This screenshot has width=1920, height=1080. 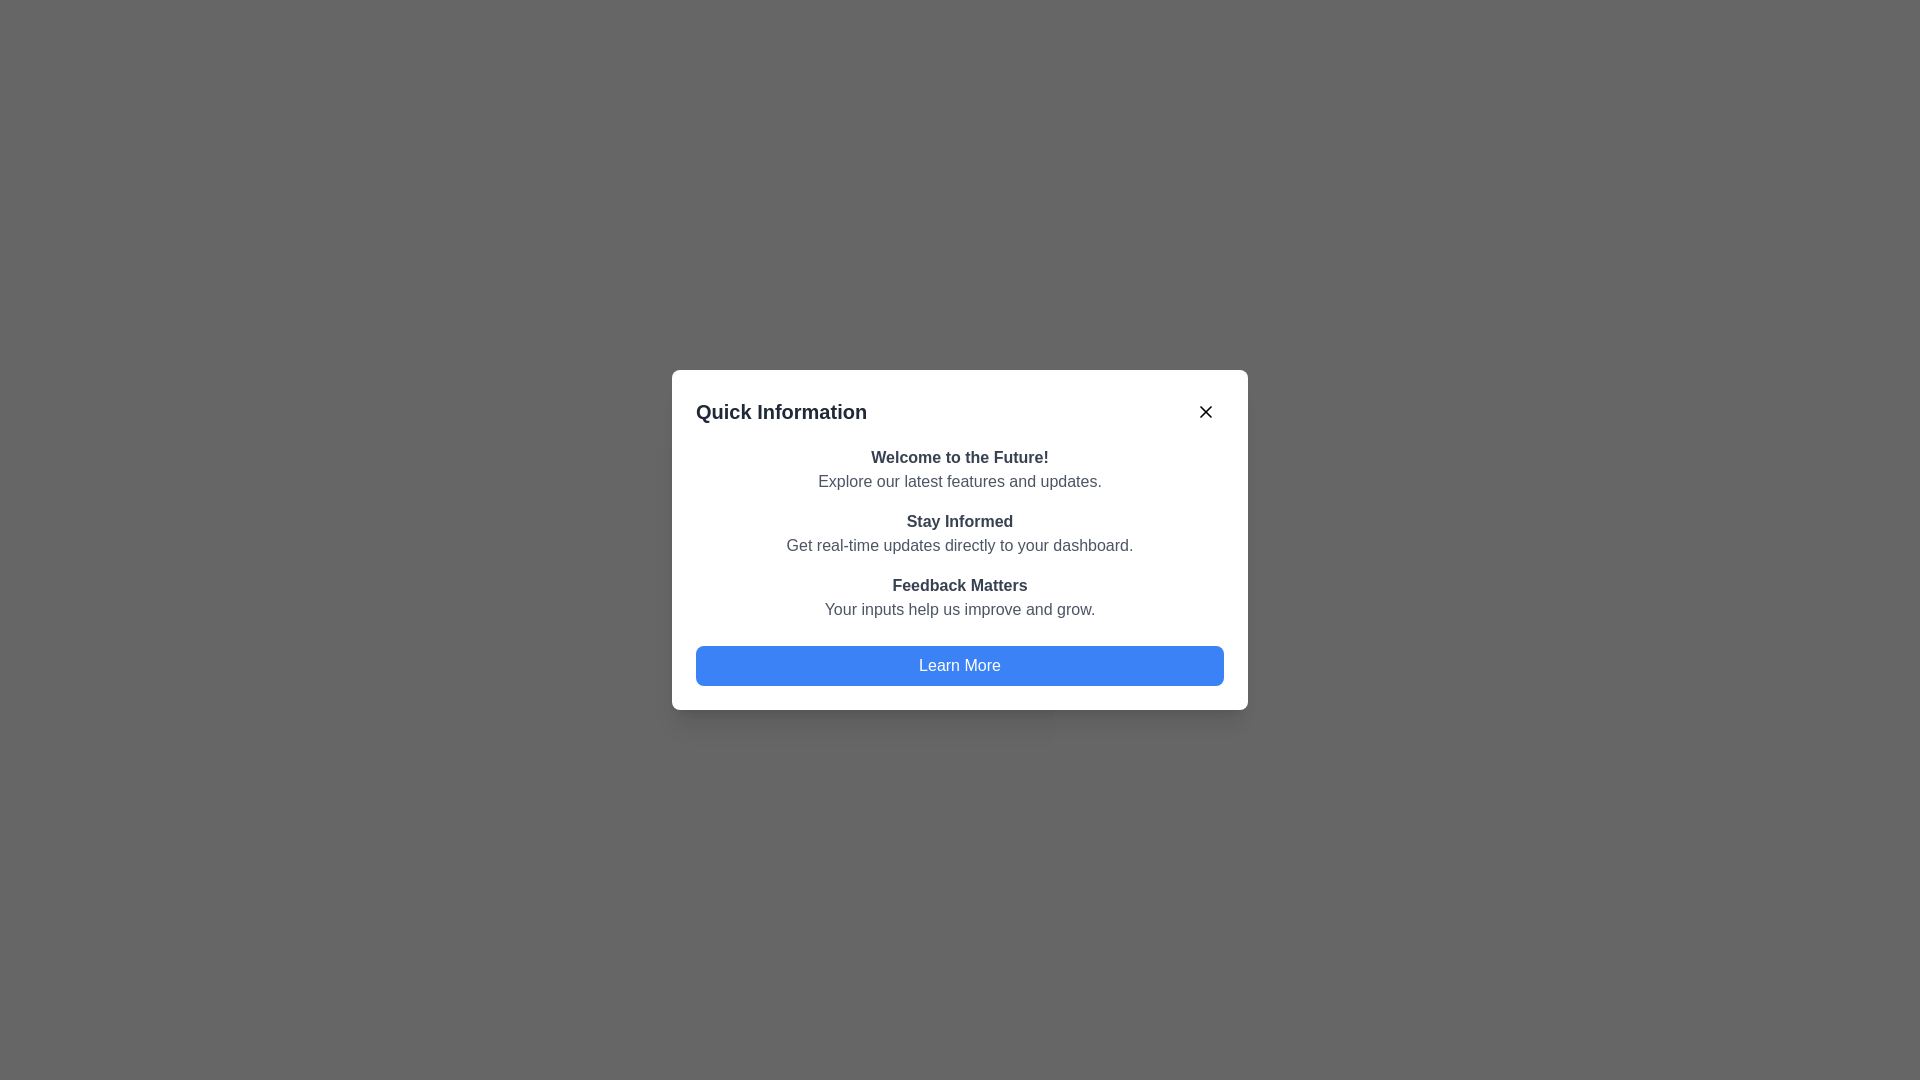 What do you see at coordinates (960, 458) in the screenshot?
I see `the welcoming header text located at the top of the 'Quick Information' modal` at bounding box center [960, 458].